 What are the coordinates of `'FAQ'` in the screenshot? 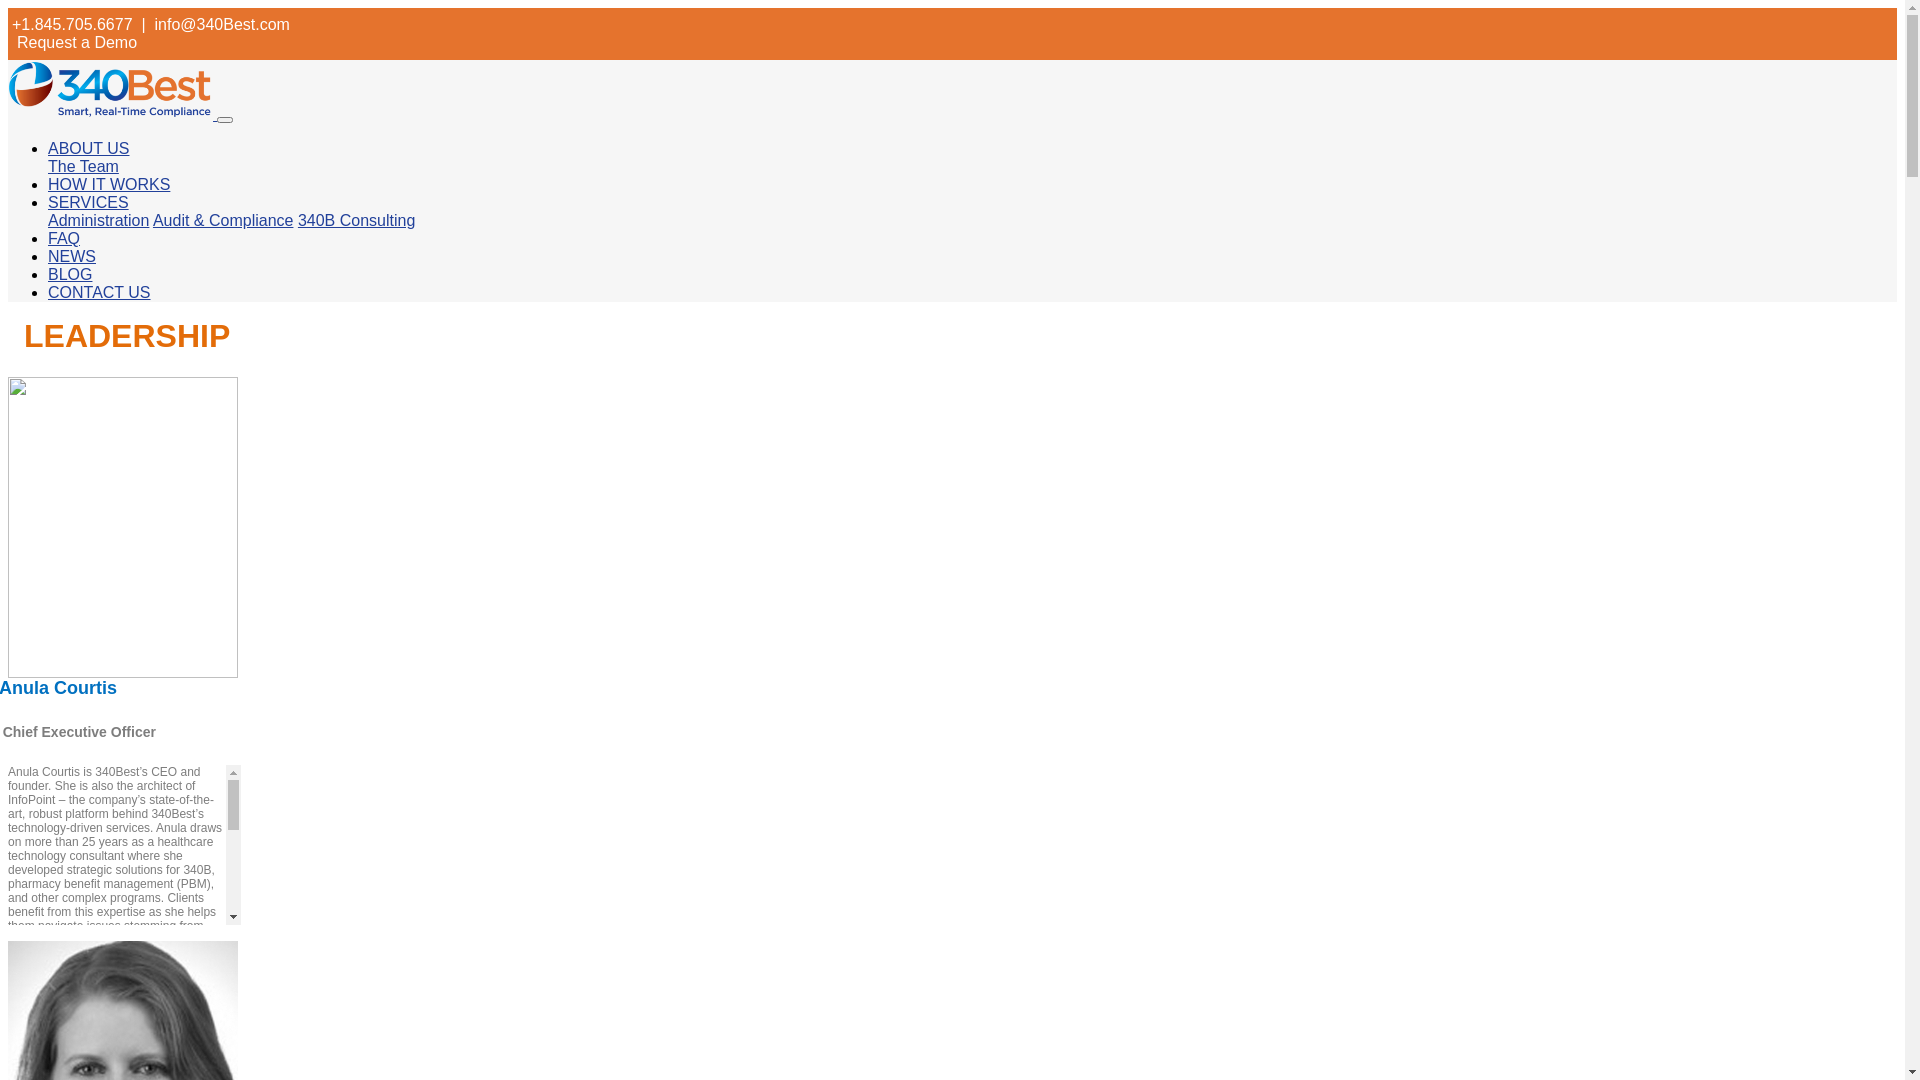 It's located at (63, 237).